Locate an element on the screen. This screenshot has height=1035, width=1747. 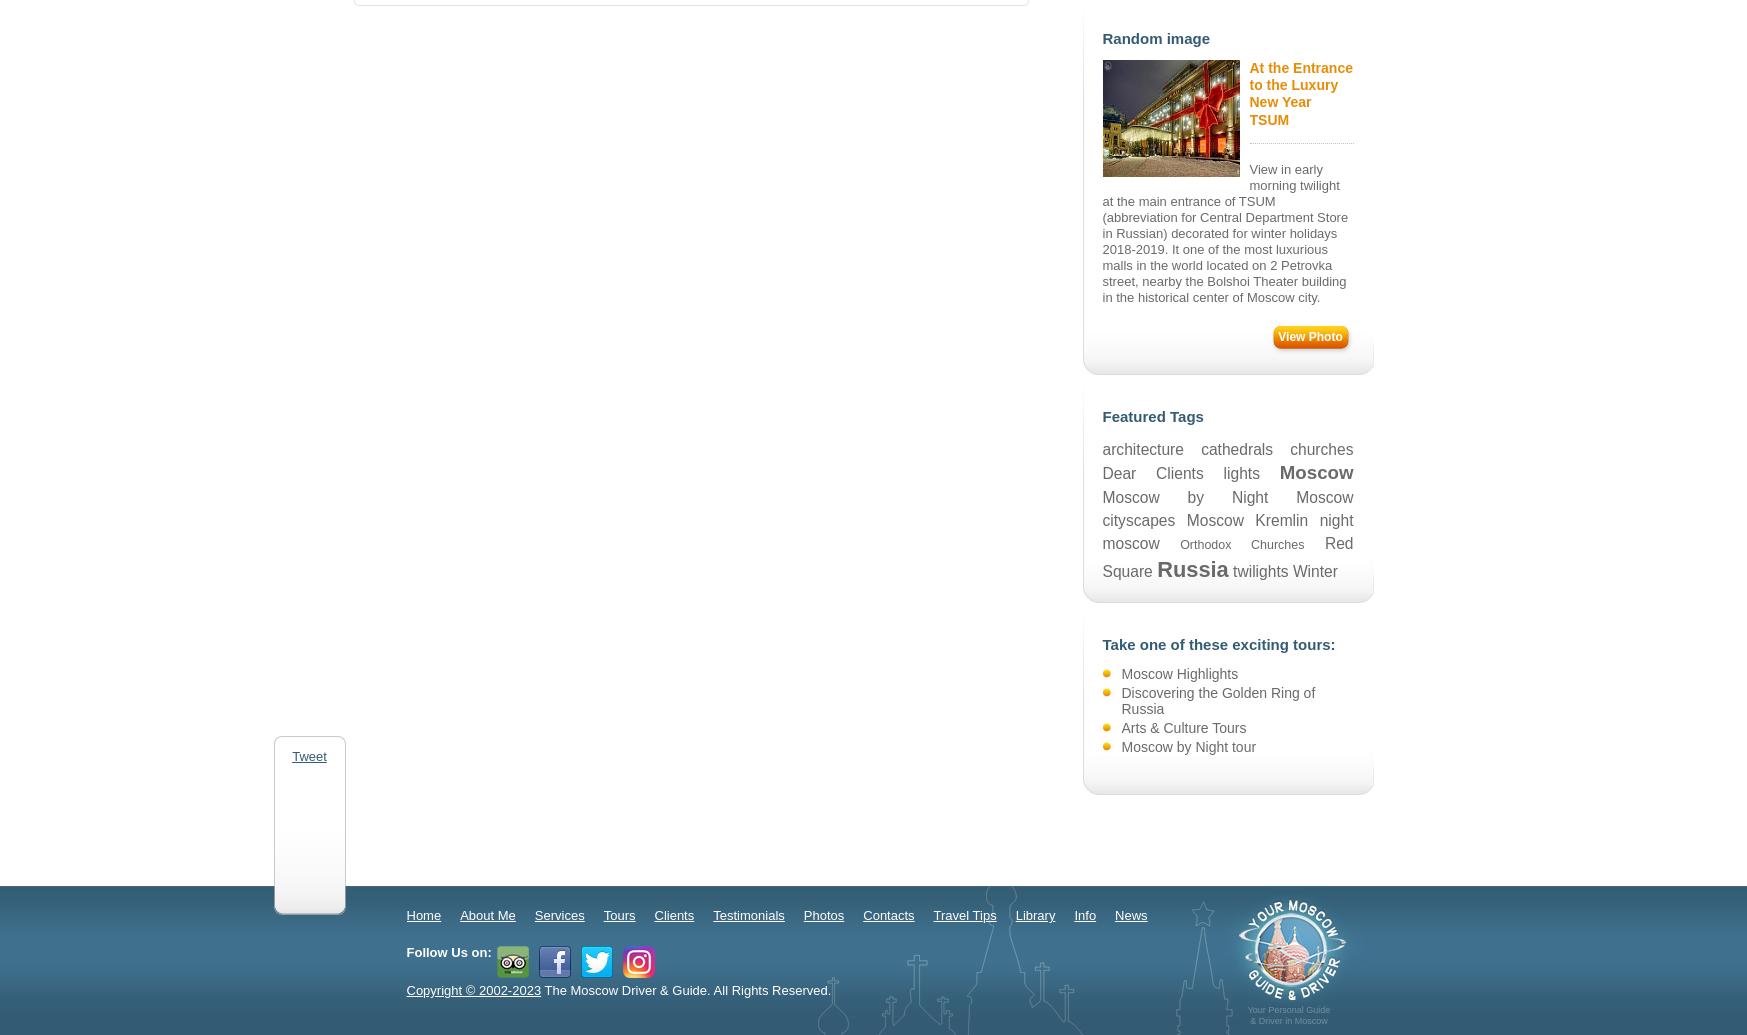
'Moscow by Night' is located at coordinates (1183, 496).